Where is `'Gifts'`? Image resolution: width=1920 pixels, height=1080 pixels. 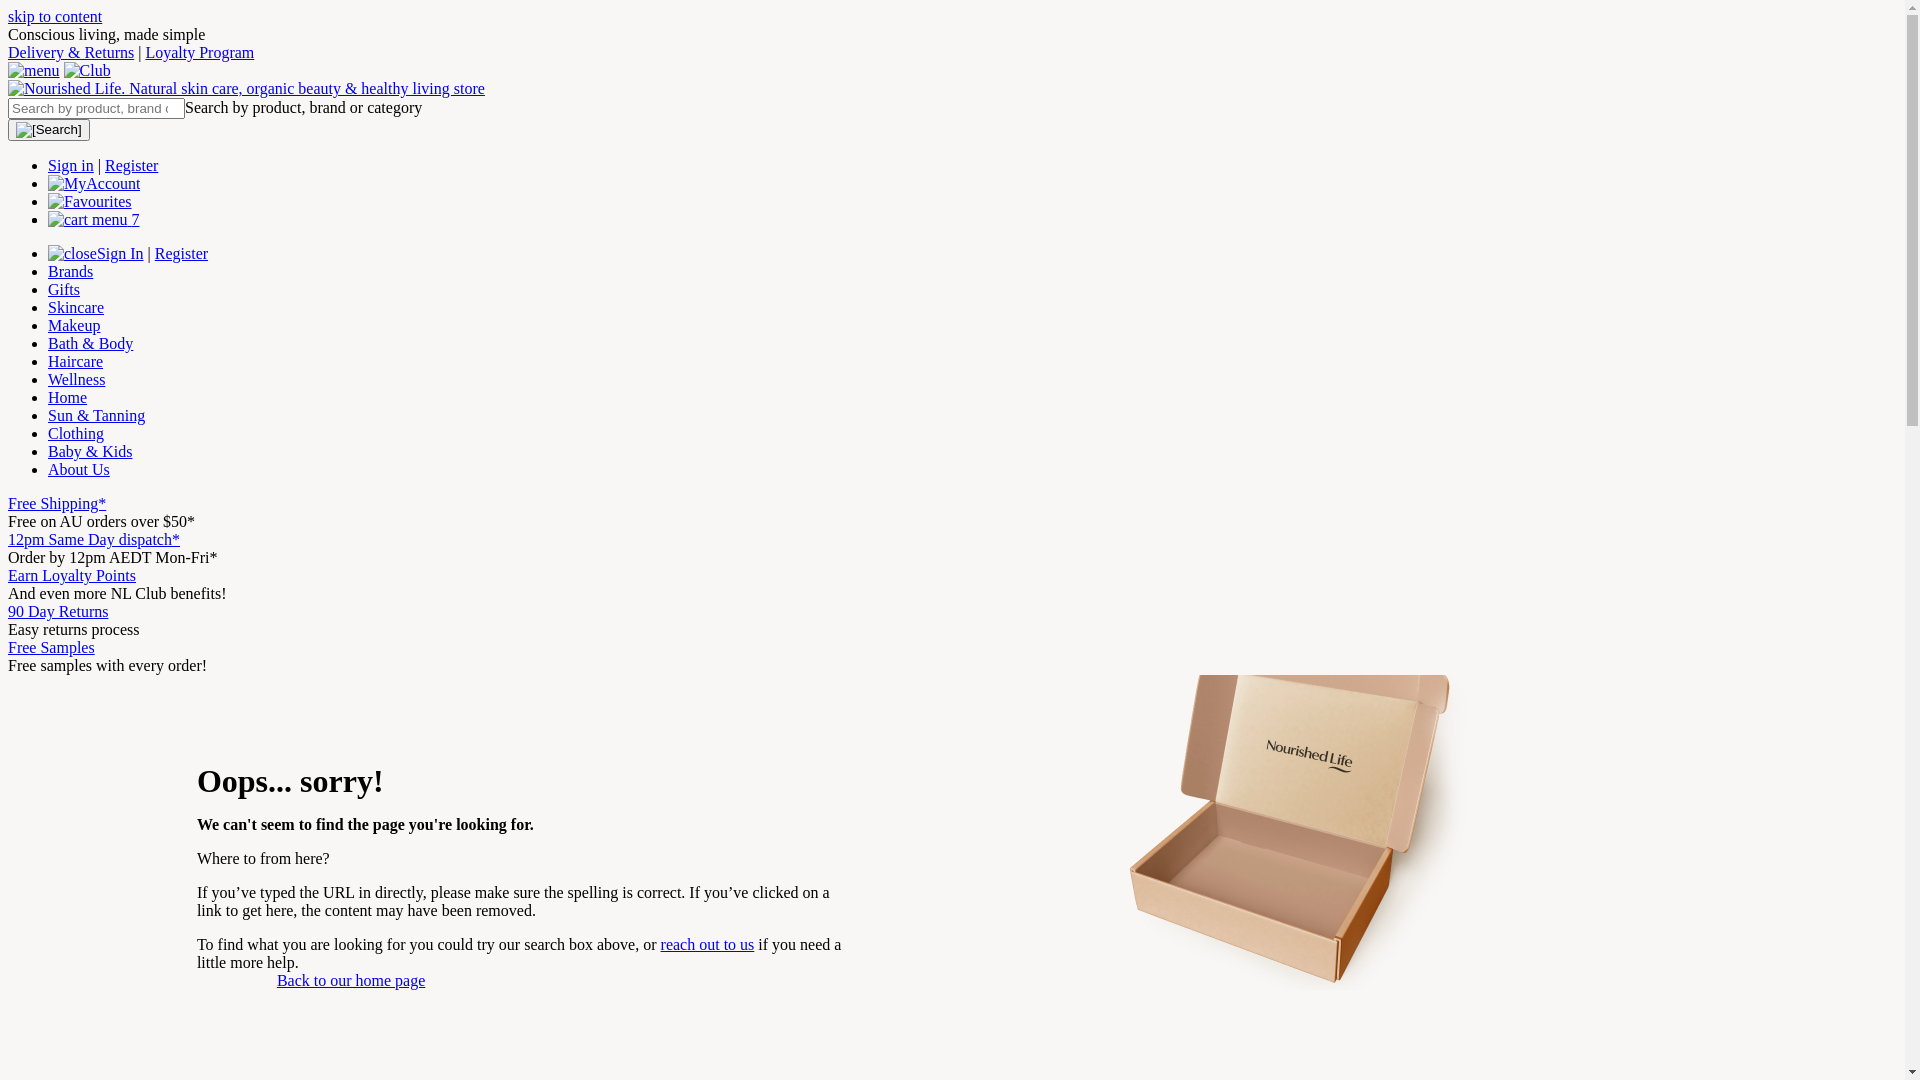
'Gifts' is located at coordinates (63, 289).